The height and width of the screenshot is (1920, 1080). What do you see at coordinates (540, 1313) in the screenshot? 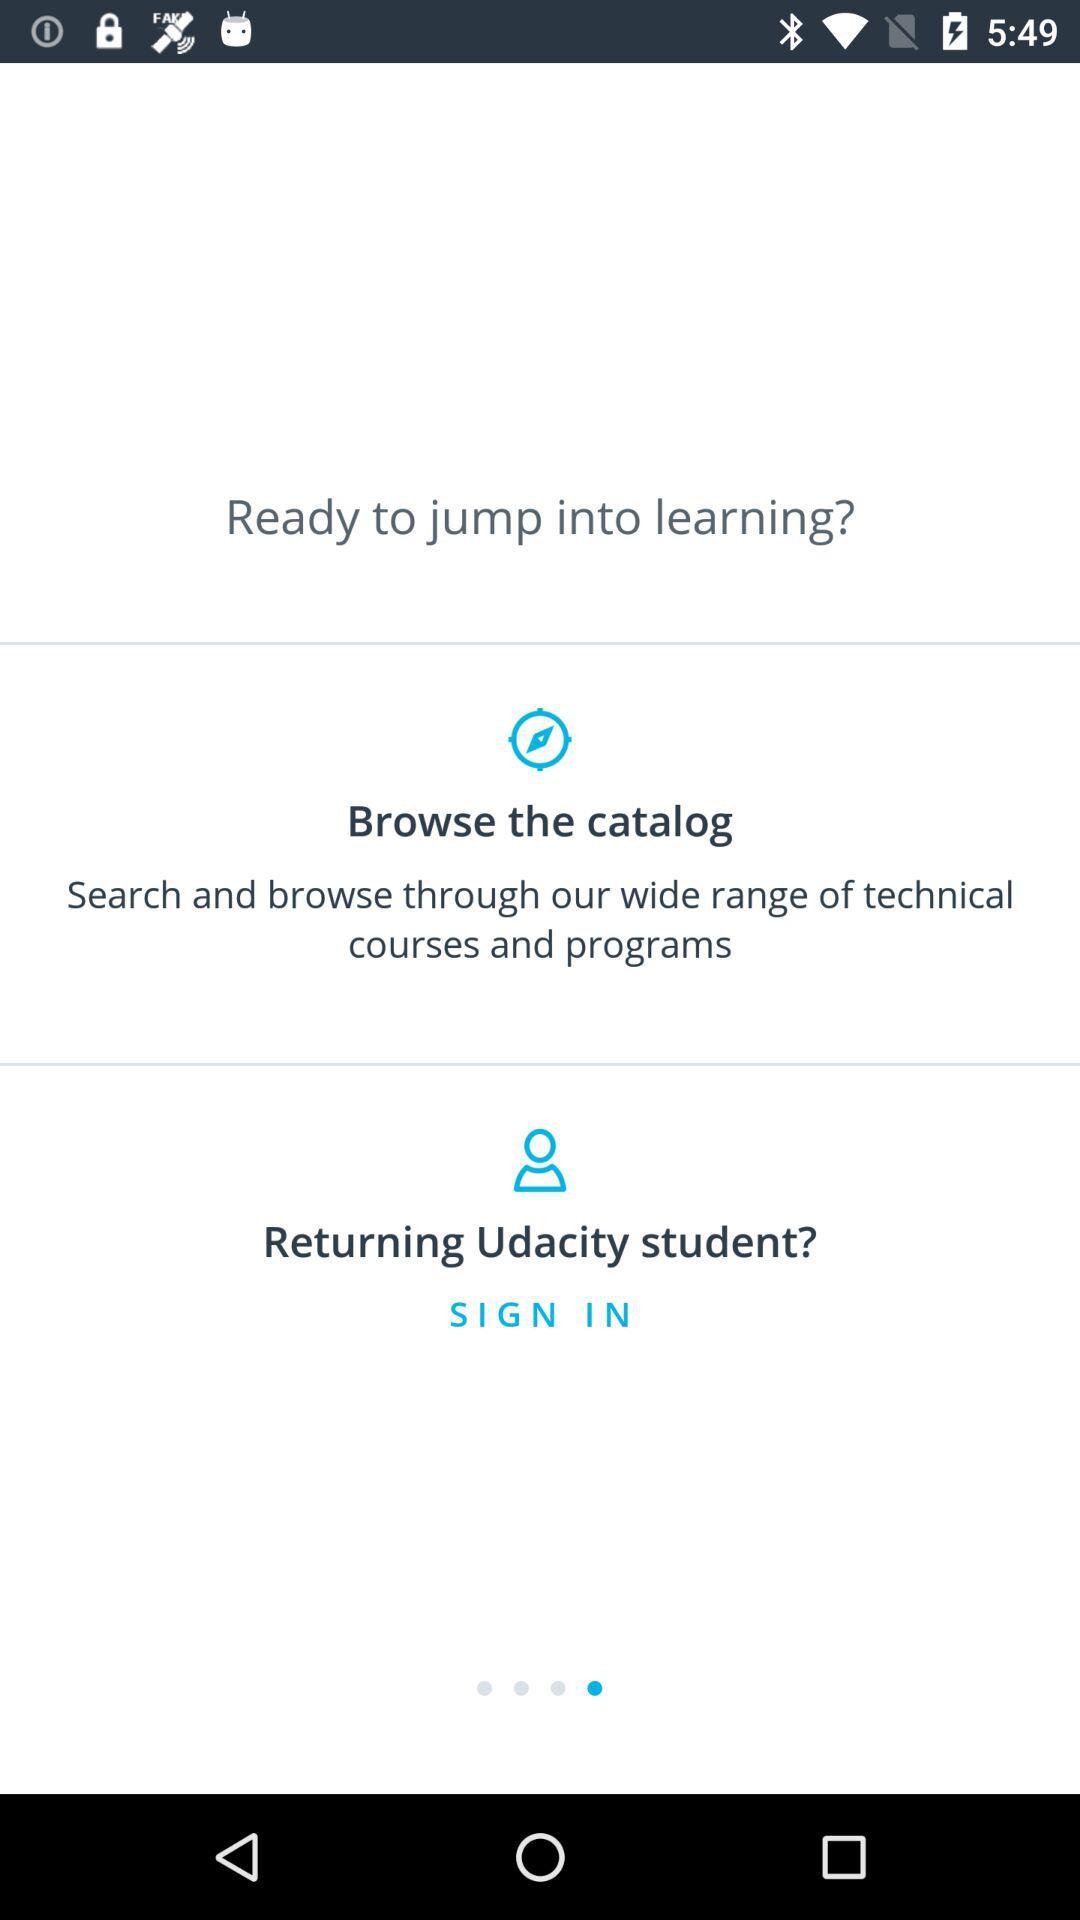
I see `sign in` at bounding box center [540, 1313].